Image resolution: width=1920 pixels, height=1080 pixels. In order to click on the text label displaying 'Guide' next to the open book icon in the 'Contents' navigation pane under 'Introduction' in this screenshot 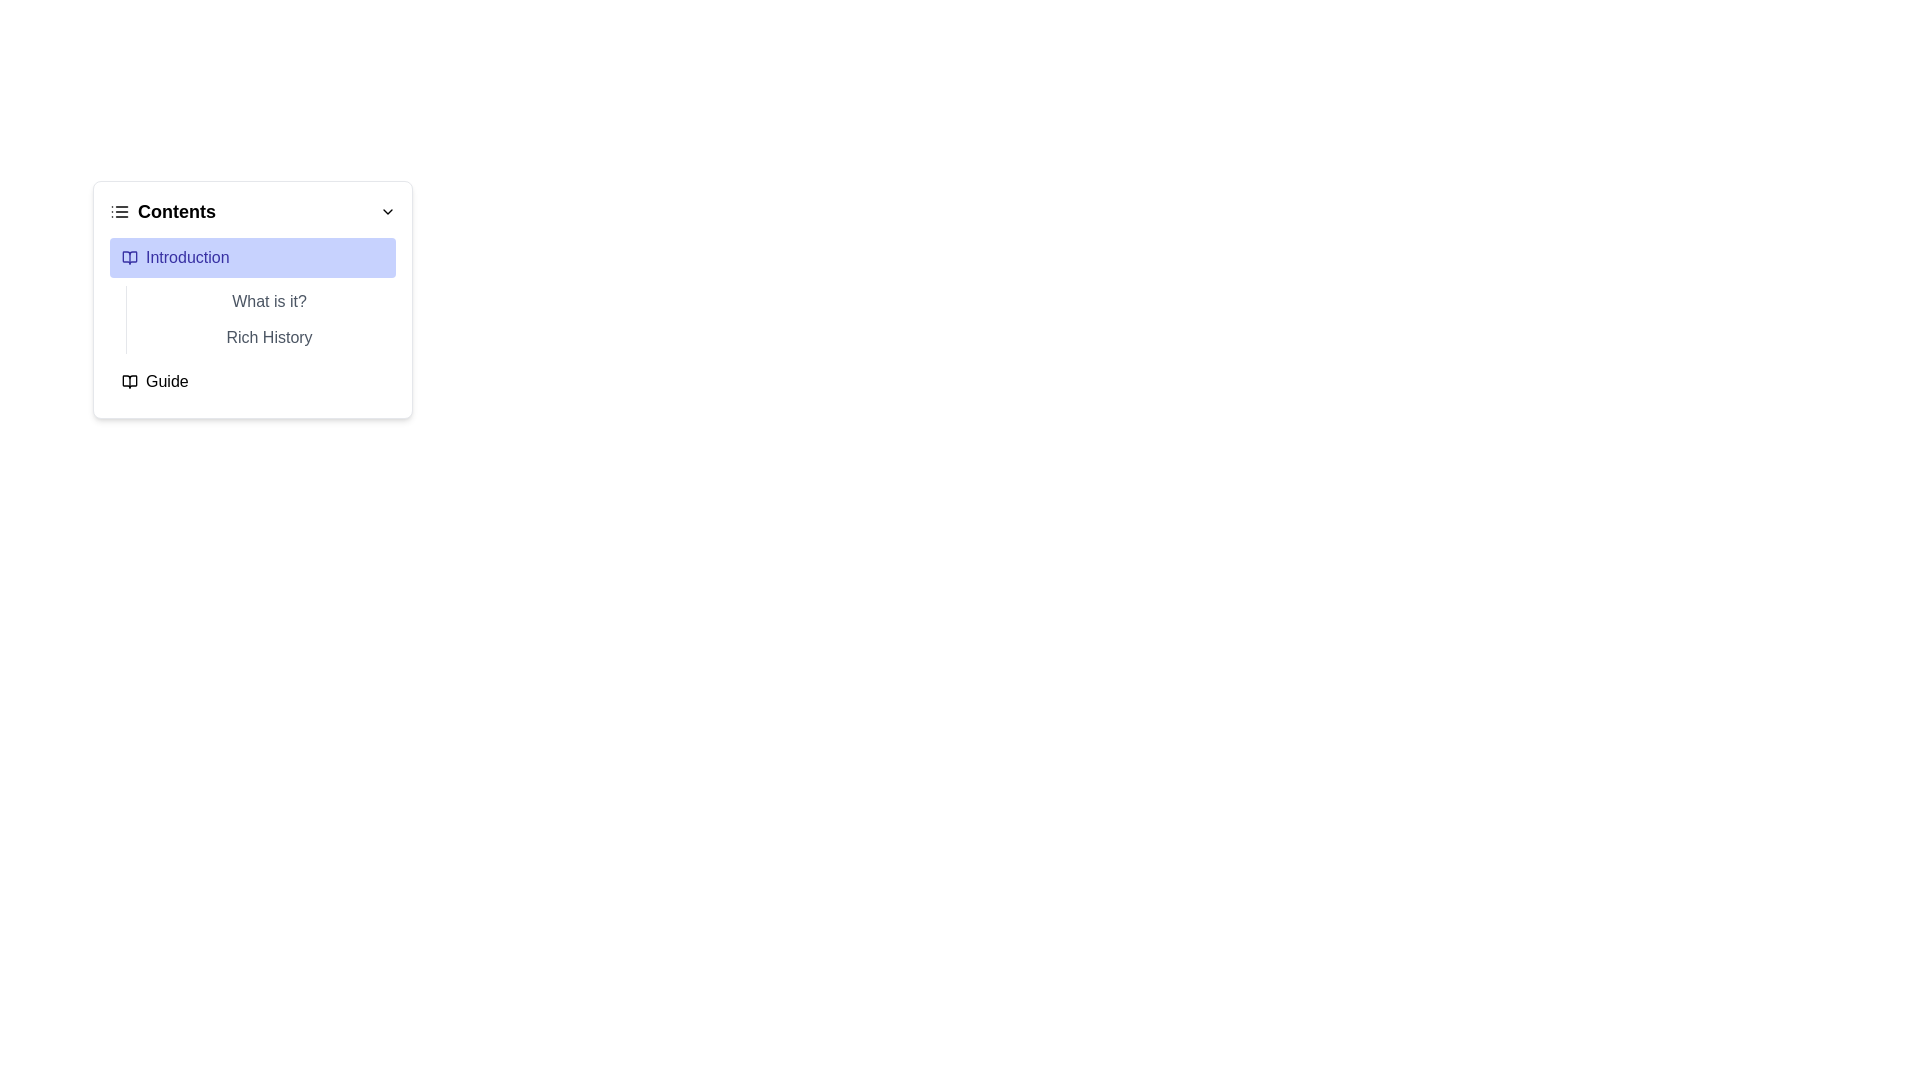, I will do `click(167, 381)`.